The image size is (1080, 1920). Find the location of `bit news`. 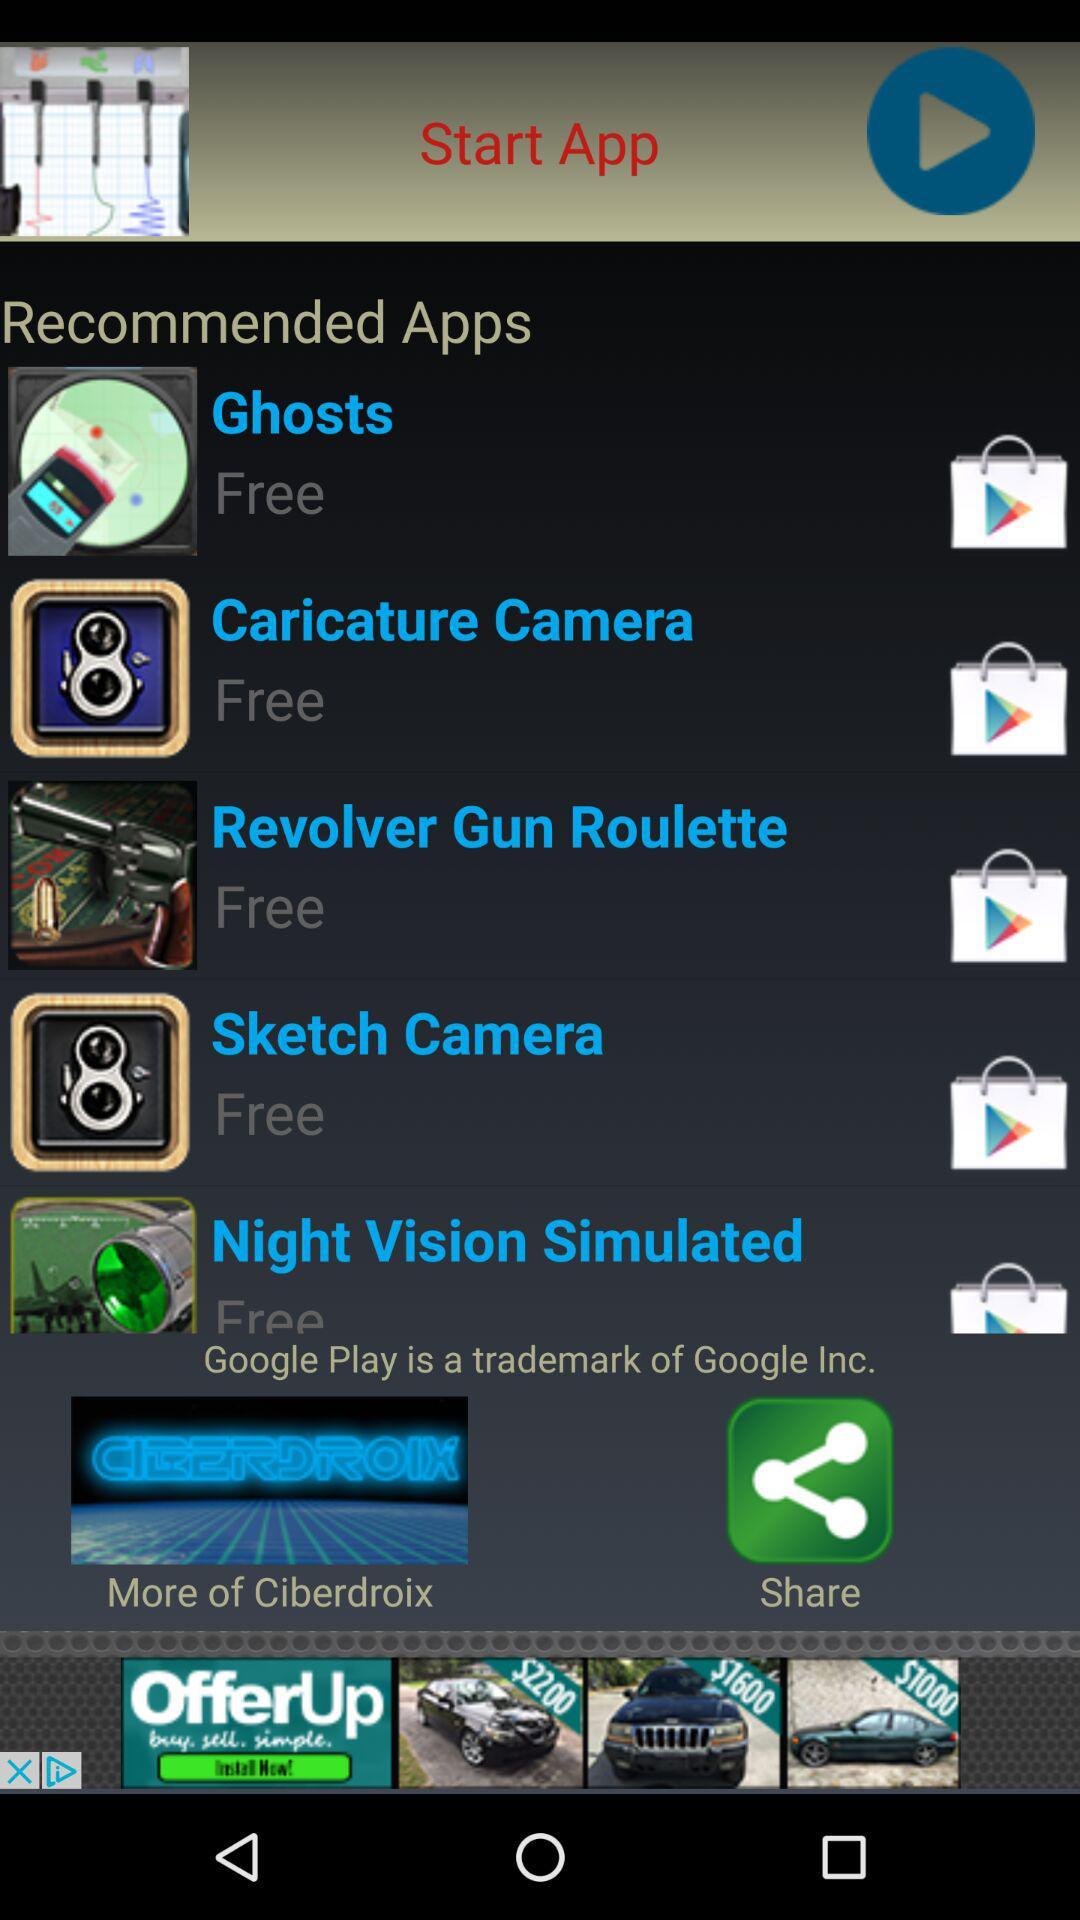

bit news is located at coordinates (540, 1722).